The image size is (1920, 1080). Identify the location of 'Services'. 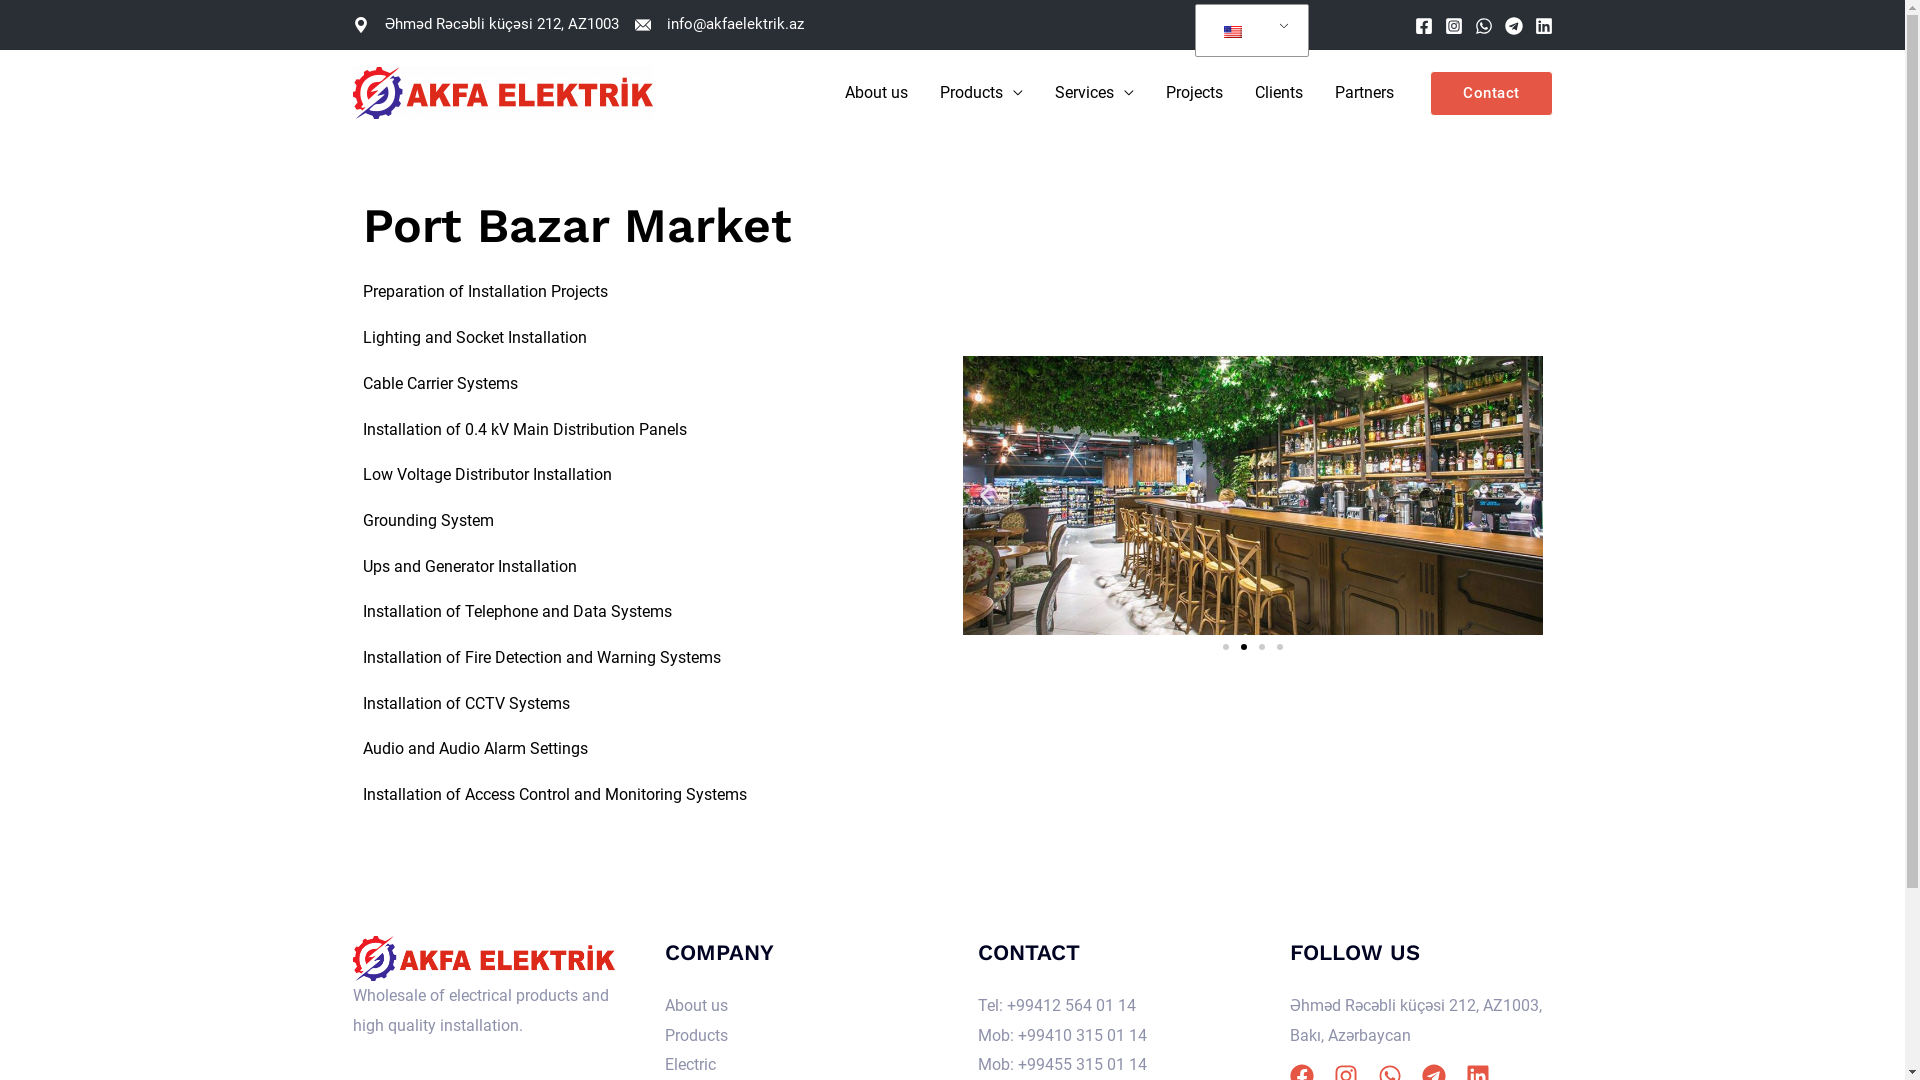
(1038, 92).